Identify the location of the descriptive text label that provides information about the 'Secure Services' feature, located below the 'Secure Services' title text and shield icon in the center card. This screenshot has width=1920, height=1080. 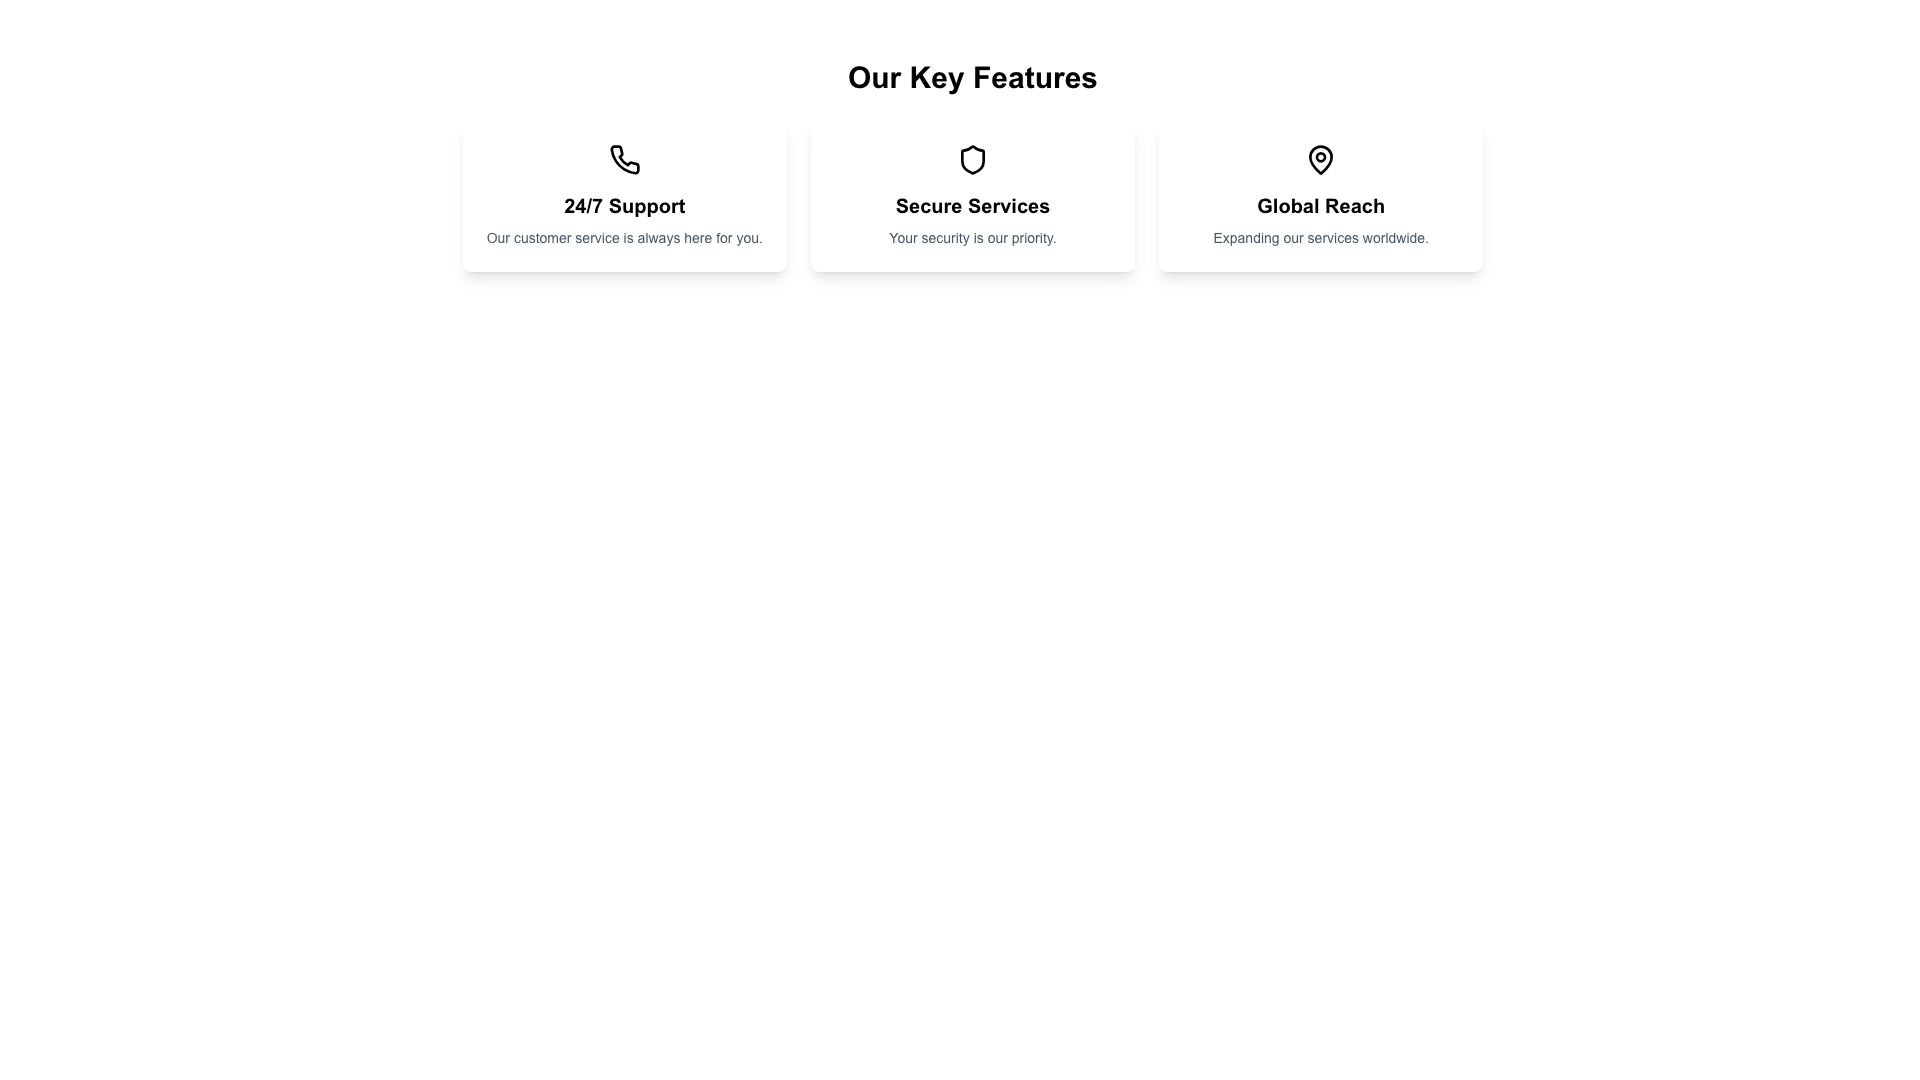
(973, 237).